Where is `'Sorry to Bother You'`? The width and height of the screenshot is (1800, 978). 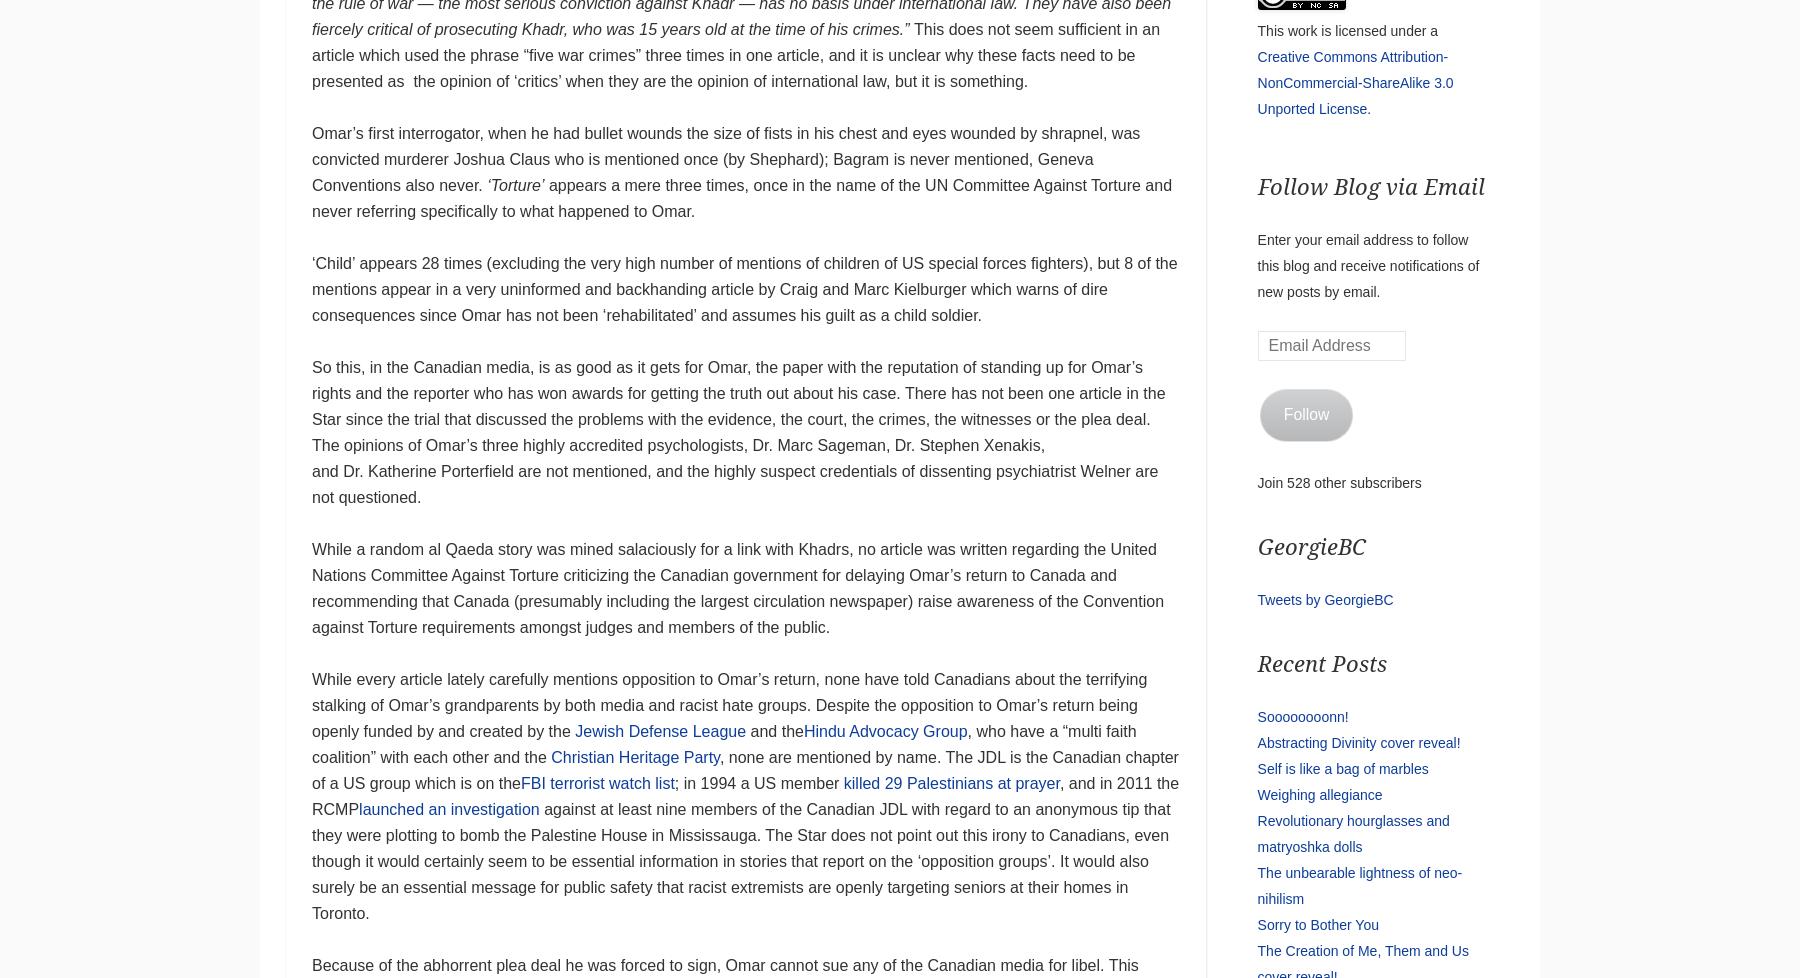
'Sorry to Bother You' is located at coordinates (1317, 923).